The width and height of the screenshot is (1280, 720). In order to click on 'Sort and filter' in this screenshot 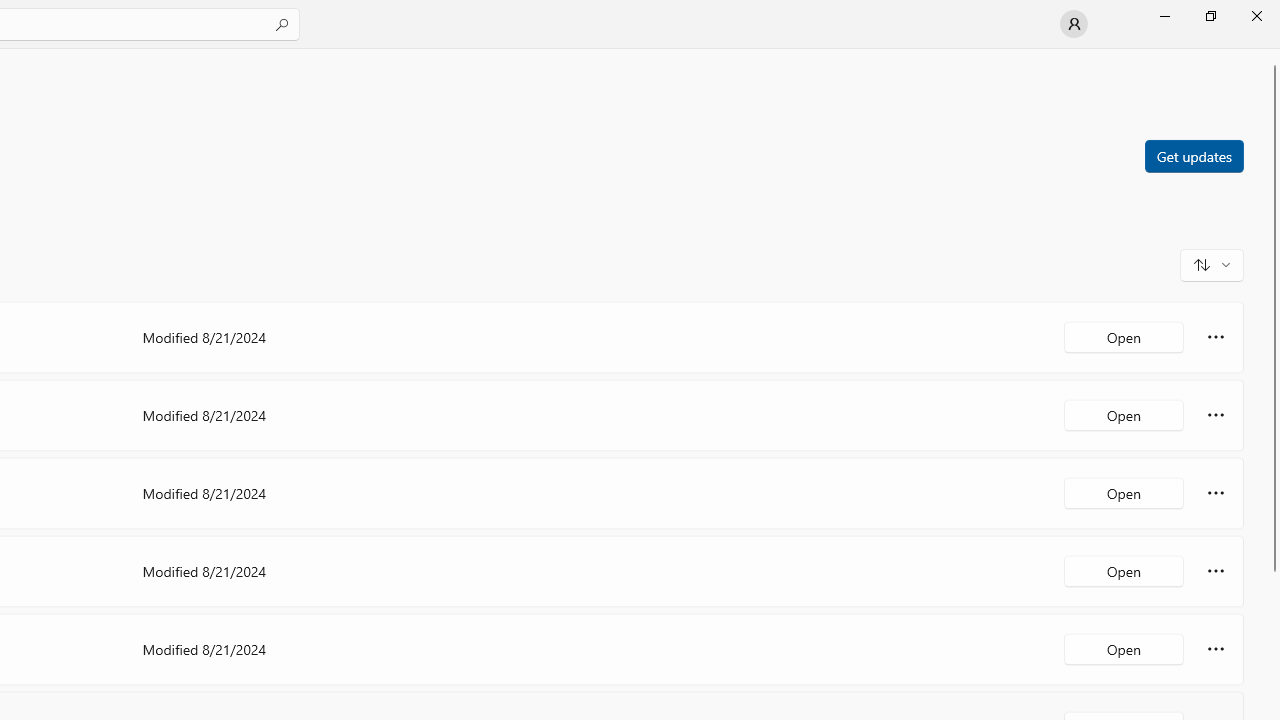, I will do `click(1211, 263)`.